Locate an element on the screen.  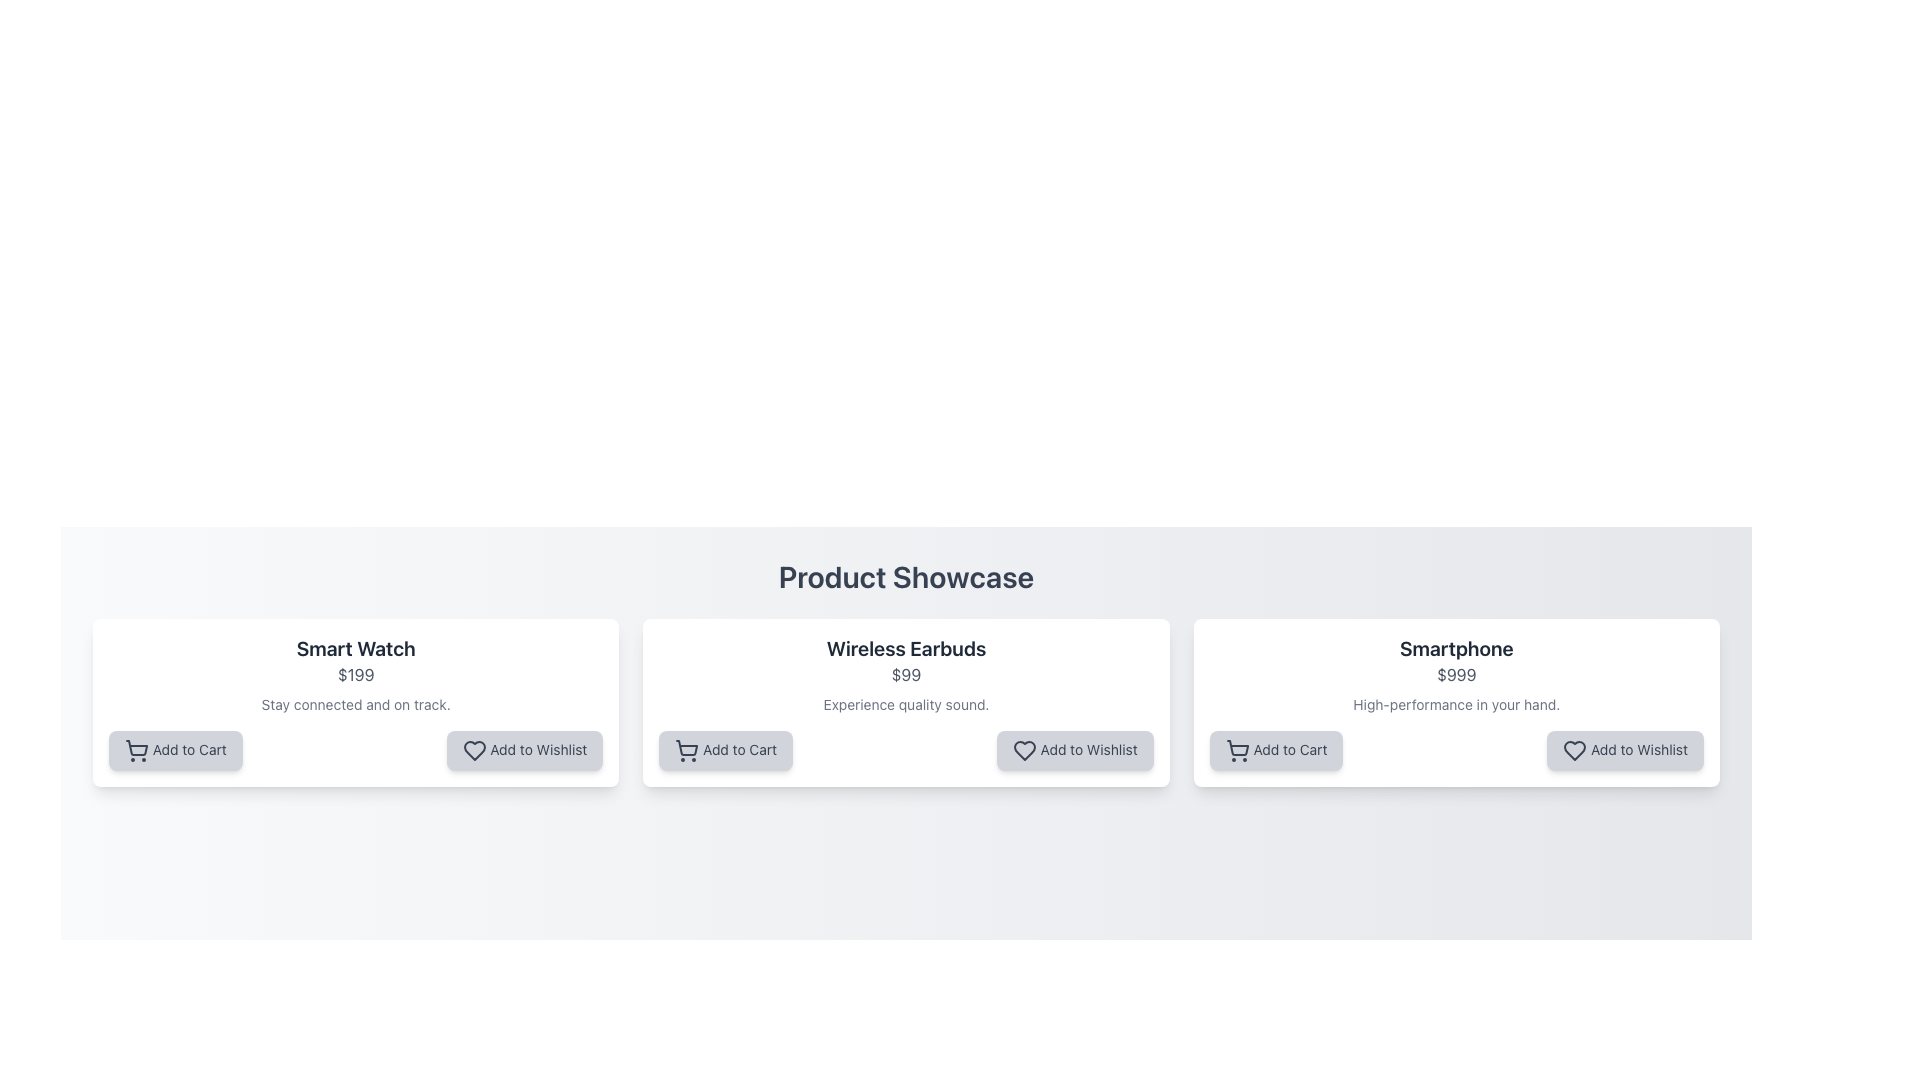
the 'Add to Wishlist' button, which is a rounded rectangle with a light gray background and dark gray text is located at coordinates (524, 751).